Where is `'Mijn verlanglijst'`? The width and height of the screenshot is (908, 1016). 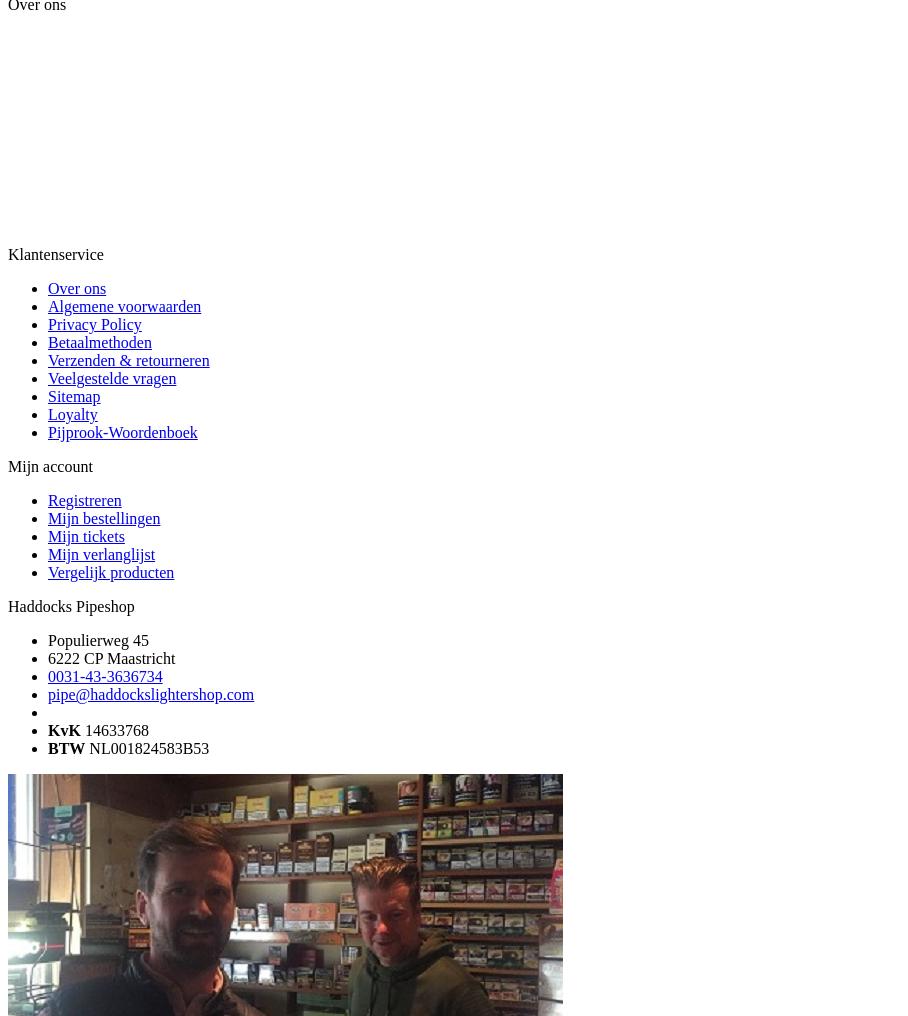
'Mijn verlanglijst' is located at coordinates (48, 553).